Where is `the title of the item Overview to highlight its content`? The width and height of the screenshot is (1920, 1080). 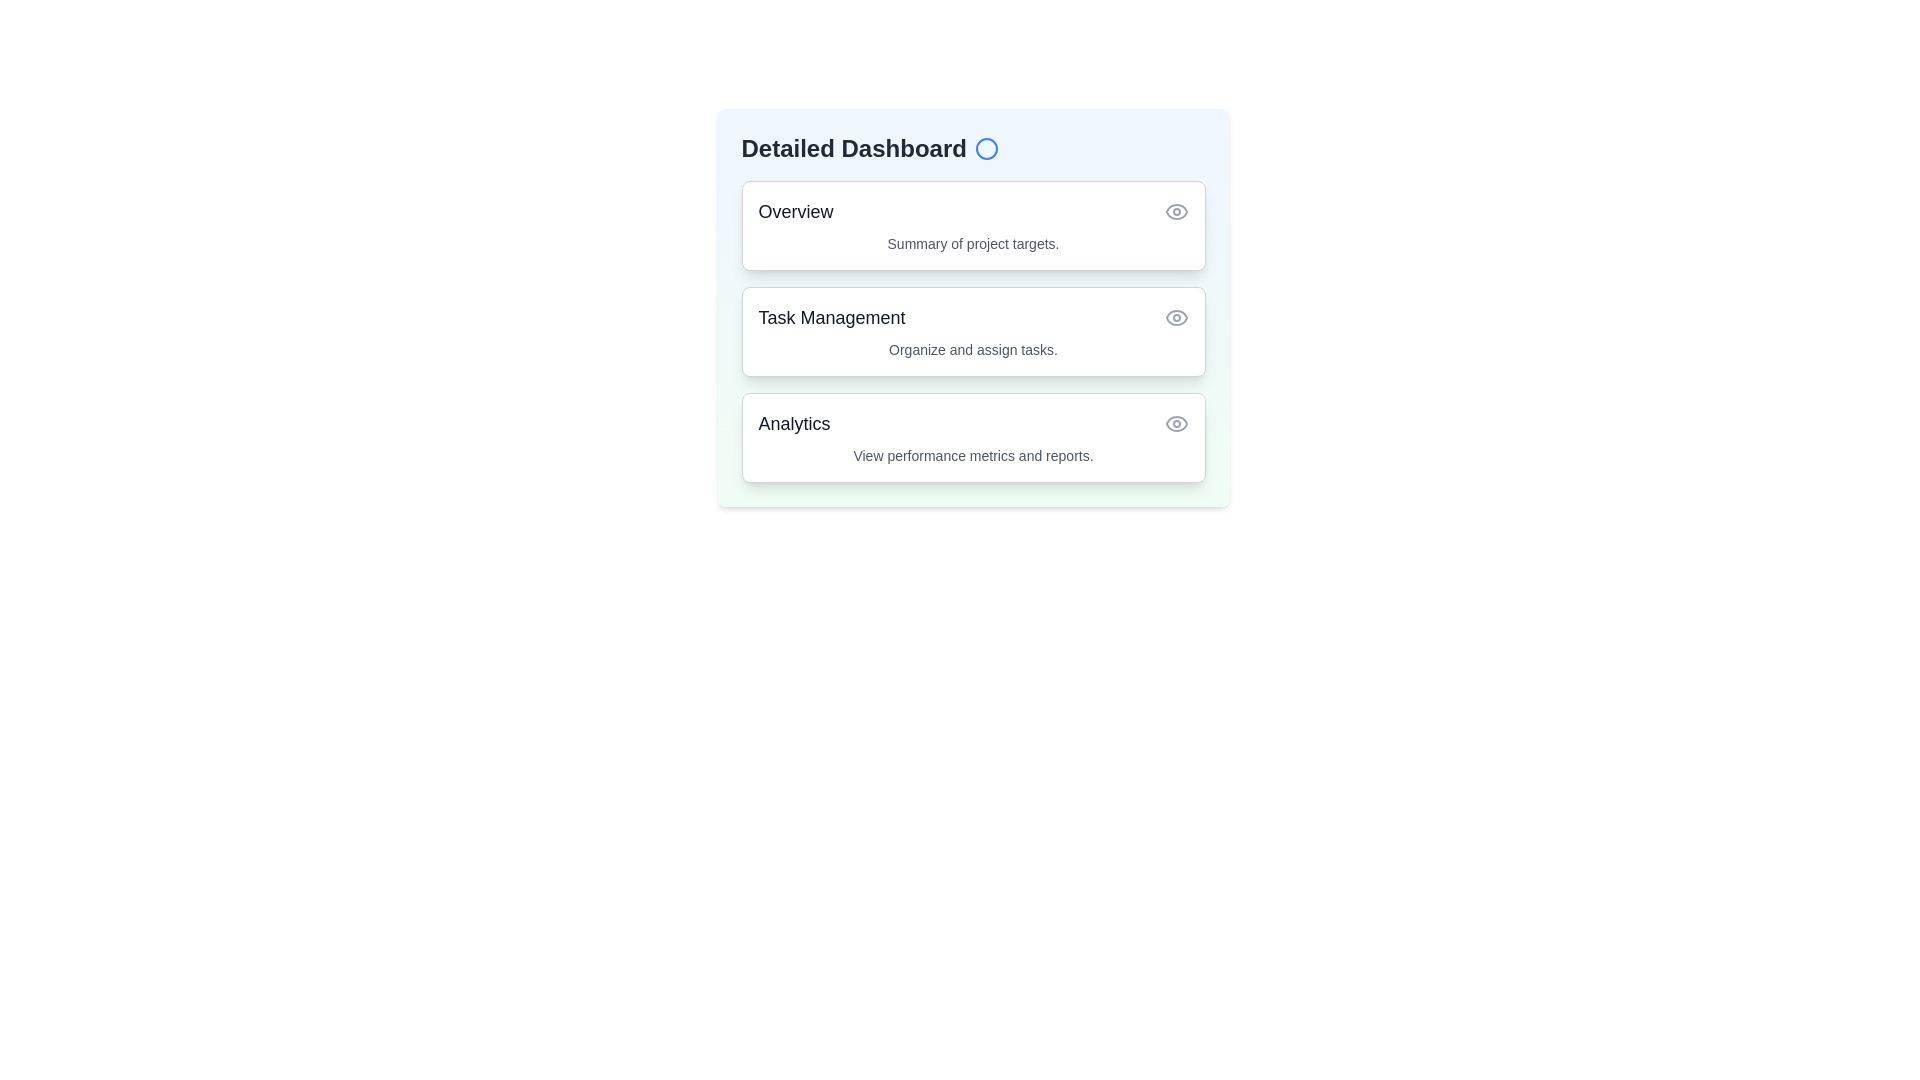 the title of the item Overview to highlight its content is located at coordinates (795, 212).